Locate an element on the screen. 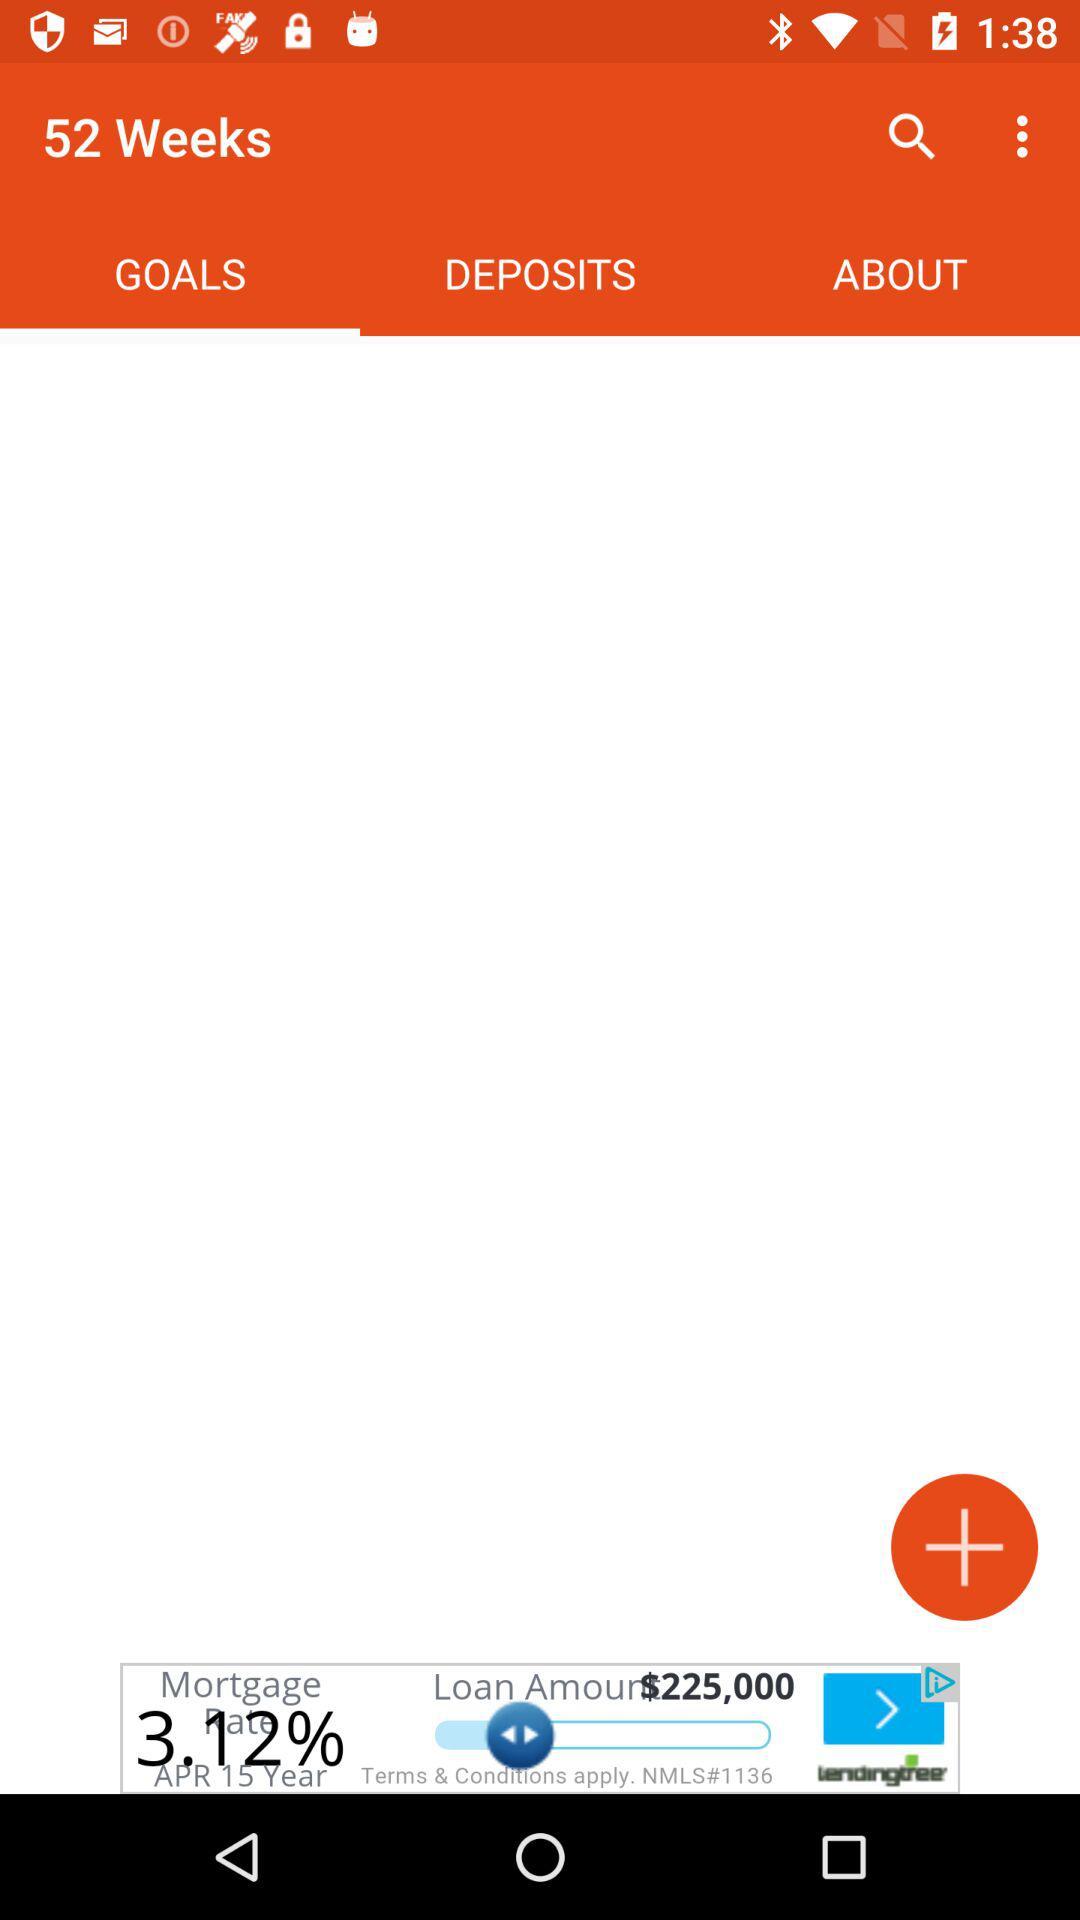  advertisement is located at coordinates (540, 1727).